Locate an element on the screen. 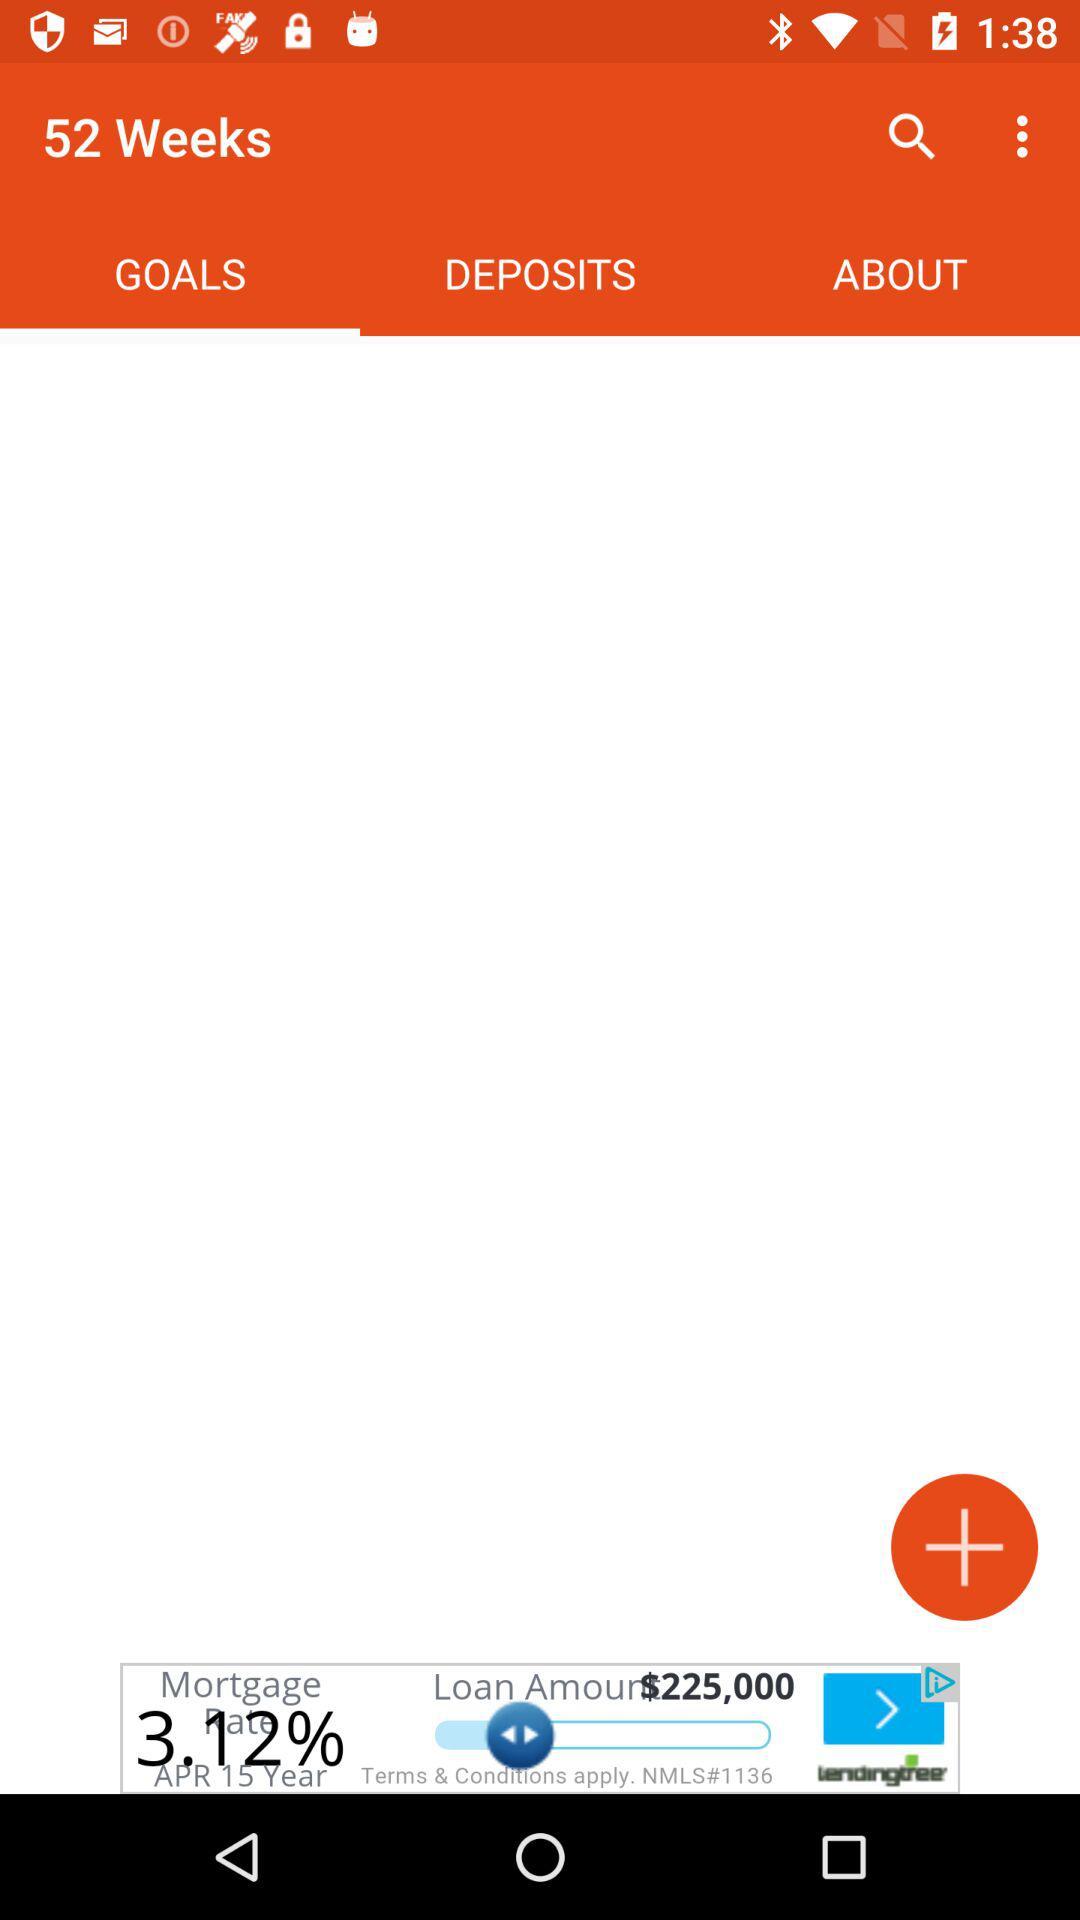  advertisement is located at coordinates (540, 1727).